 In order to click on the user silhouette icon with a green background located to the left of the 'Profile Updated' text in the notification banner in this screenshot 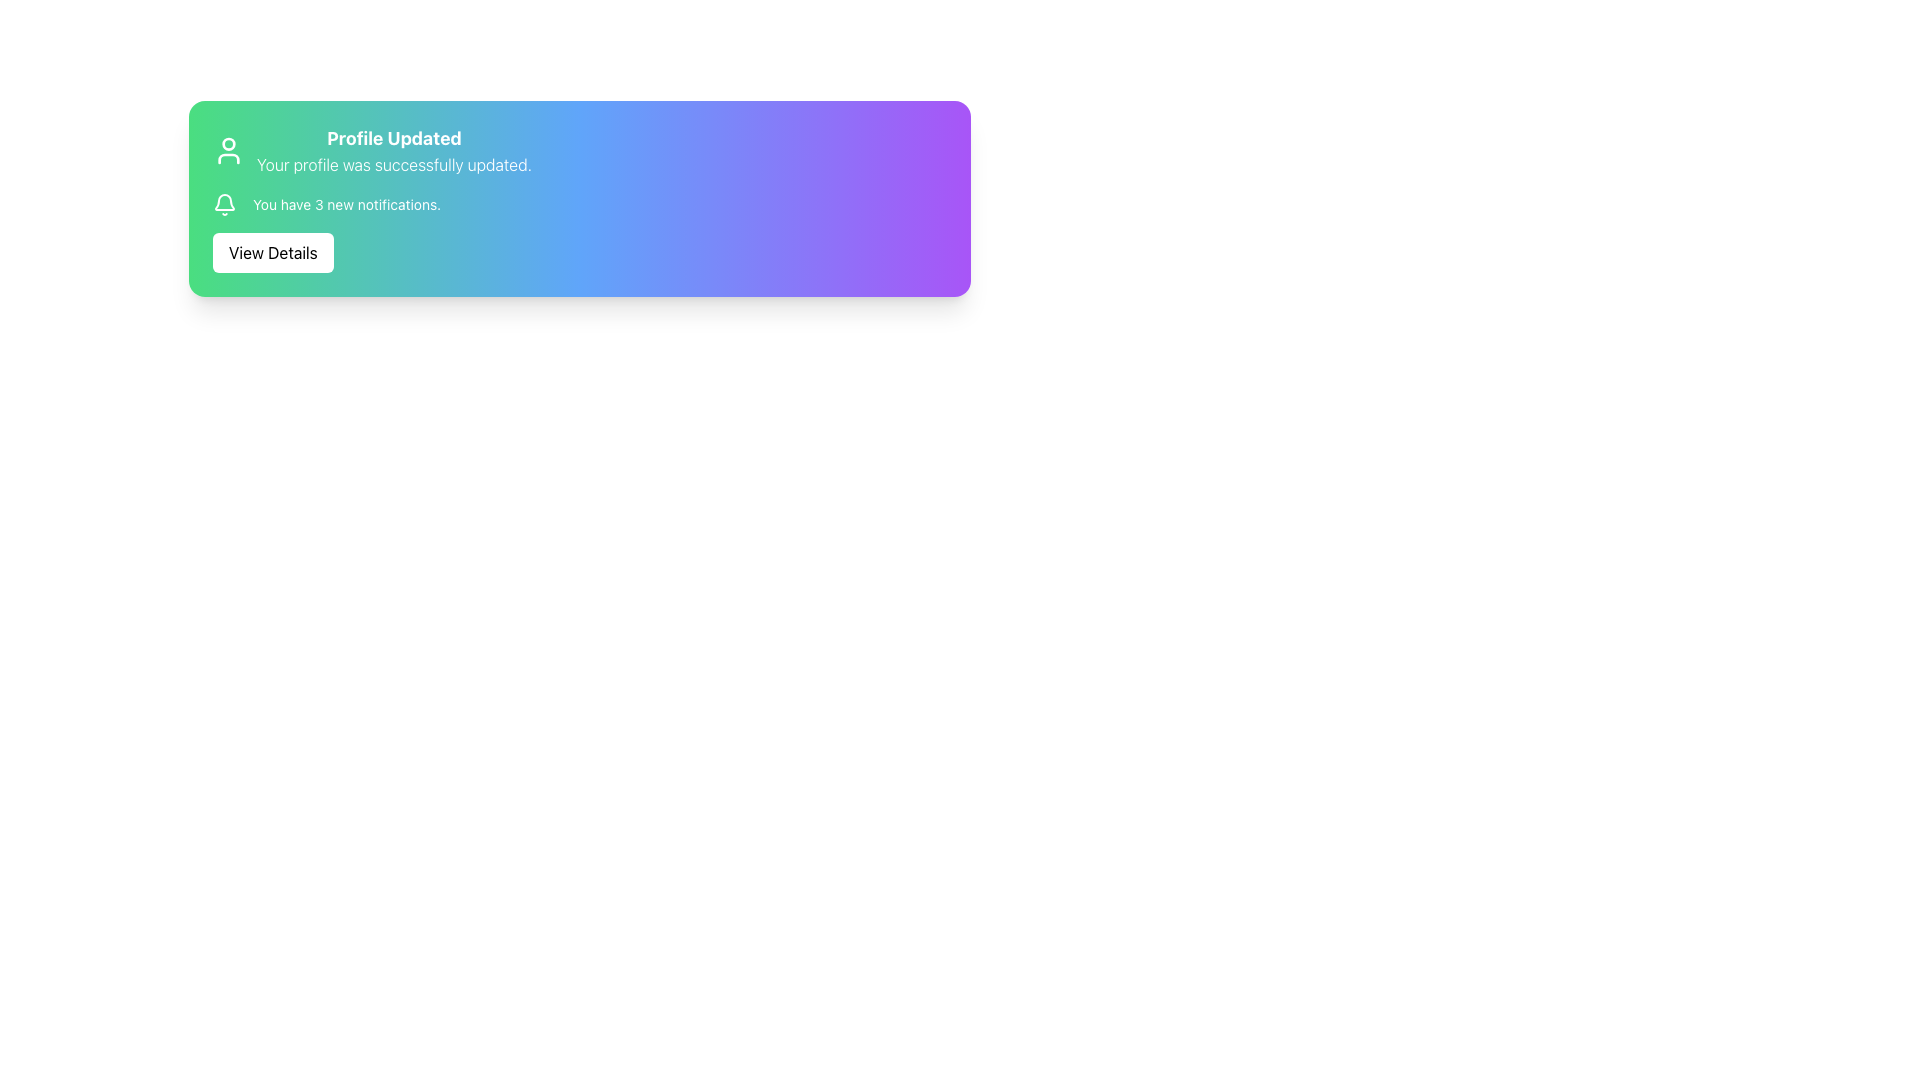, I will do `click(229, 149)`.